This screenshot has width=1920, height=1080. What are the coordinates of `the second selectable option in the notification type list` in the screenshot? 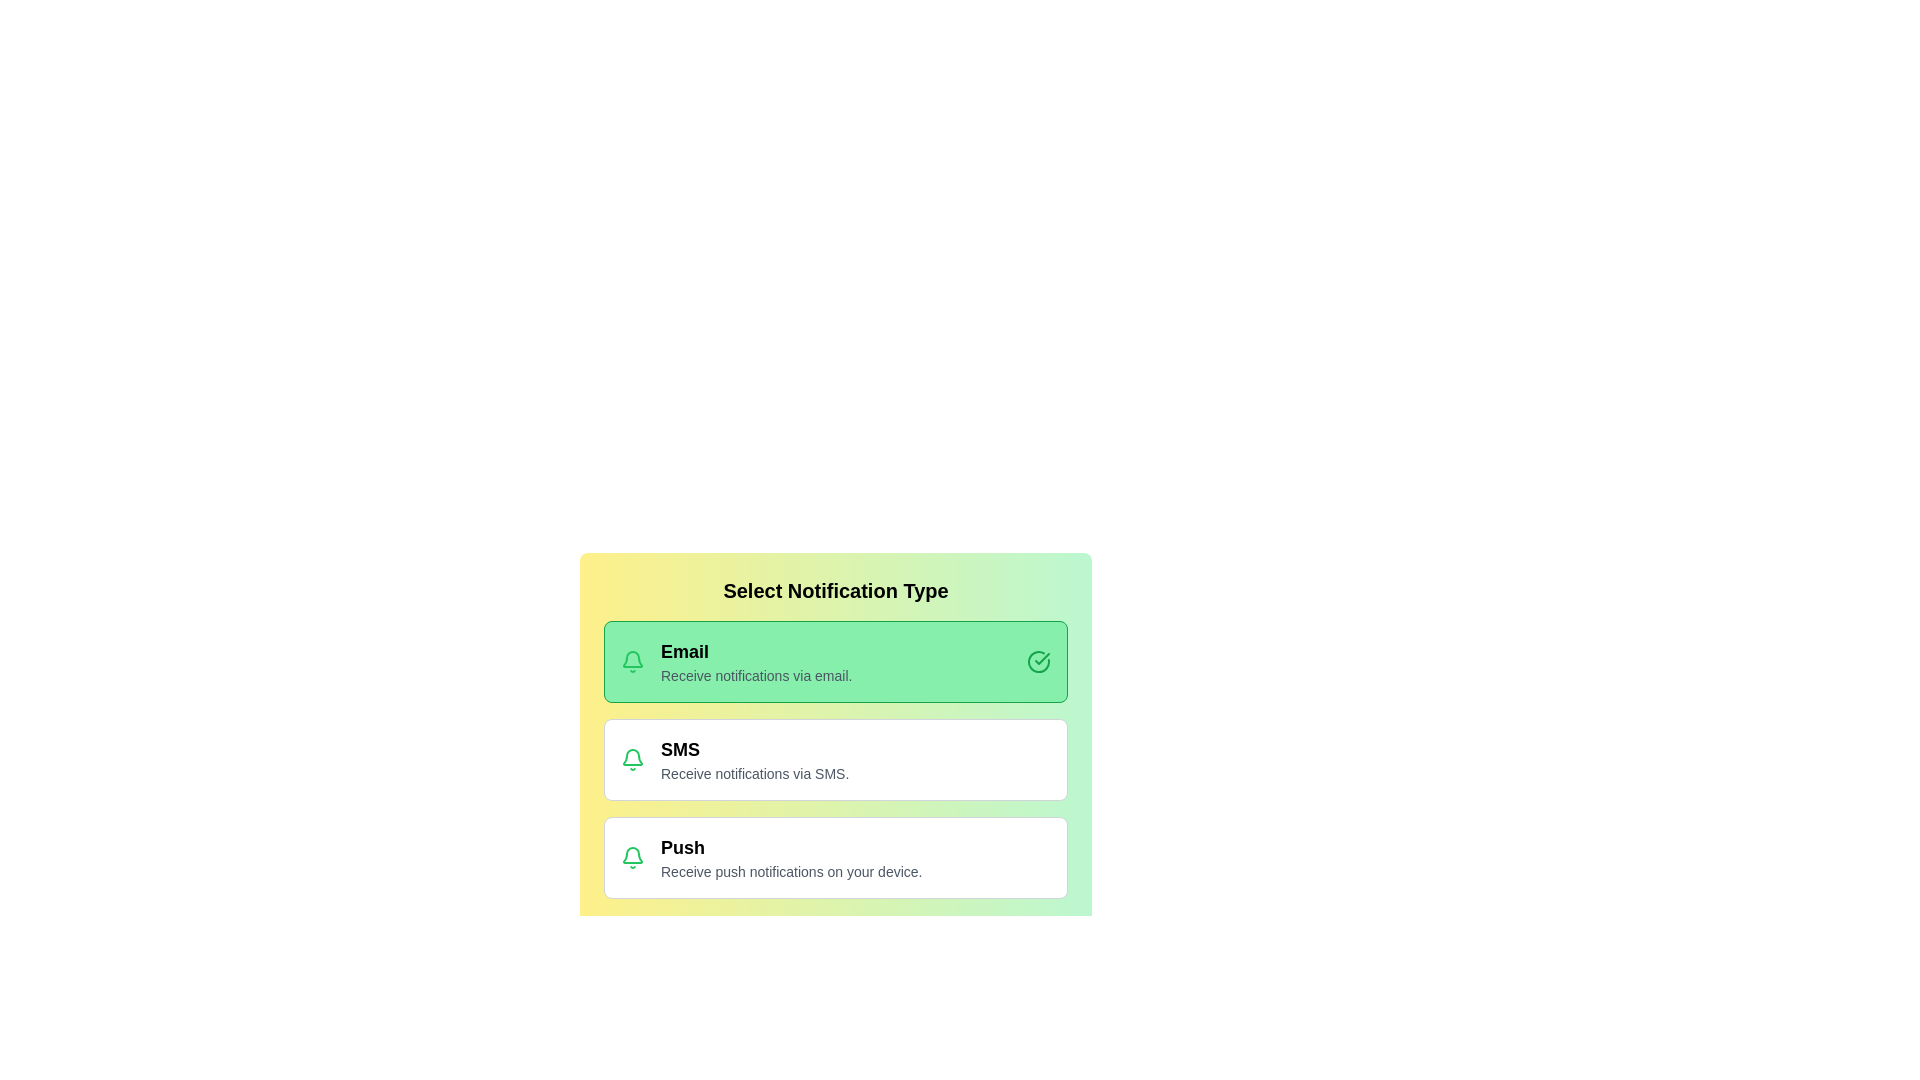 It's located at (835, 759).